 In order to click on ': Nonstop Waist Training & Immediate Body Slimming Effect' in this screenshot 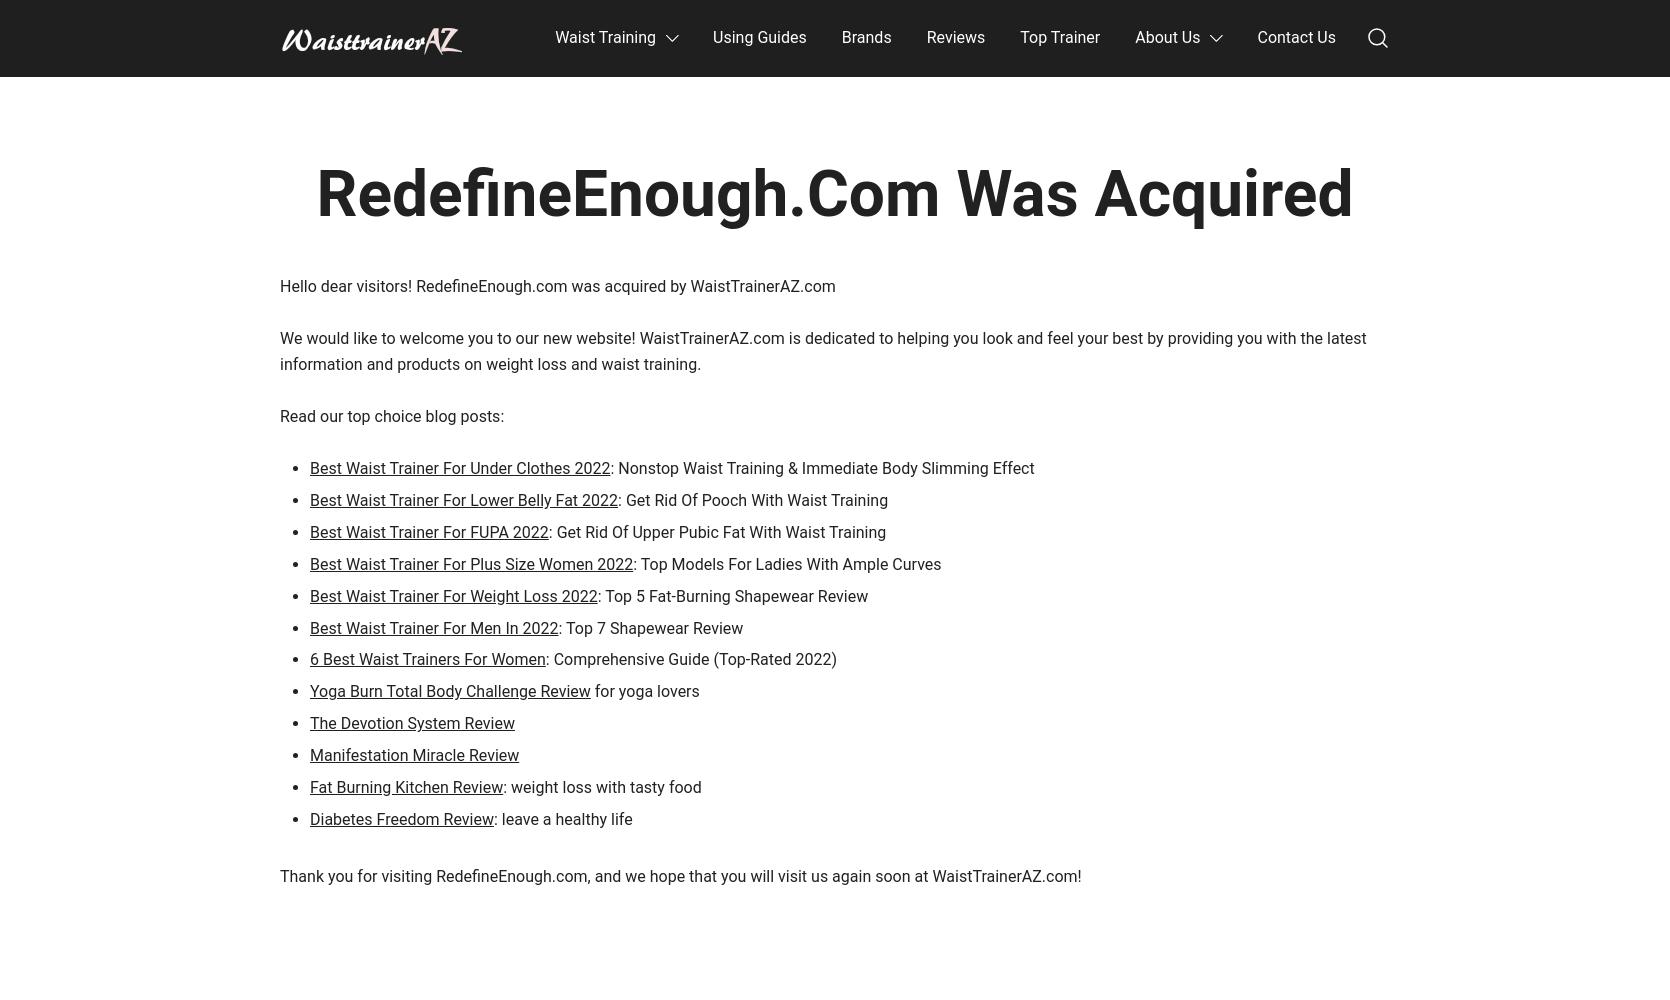, I will do `click(820, 467)`.